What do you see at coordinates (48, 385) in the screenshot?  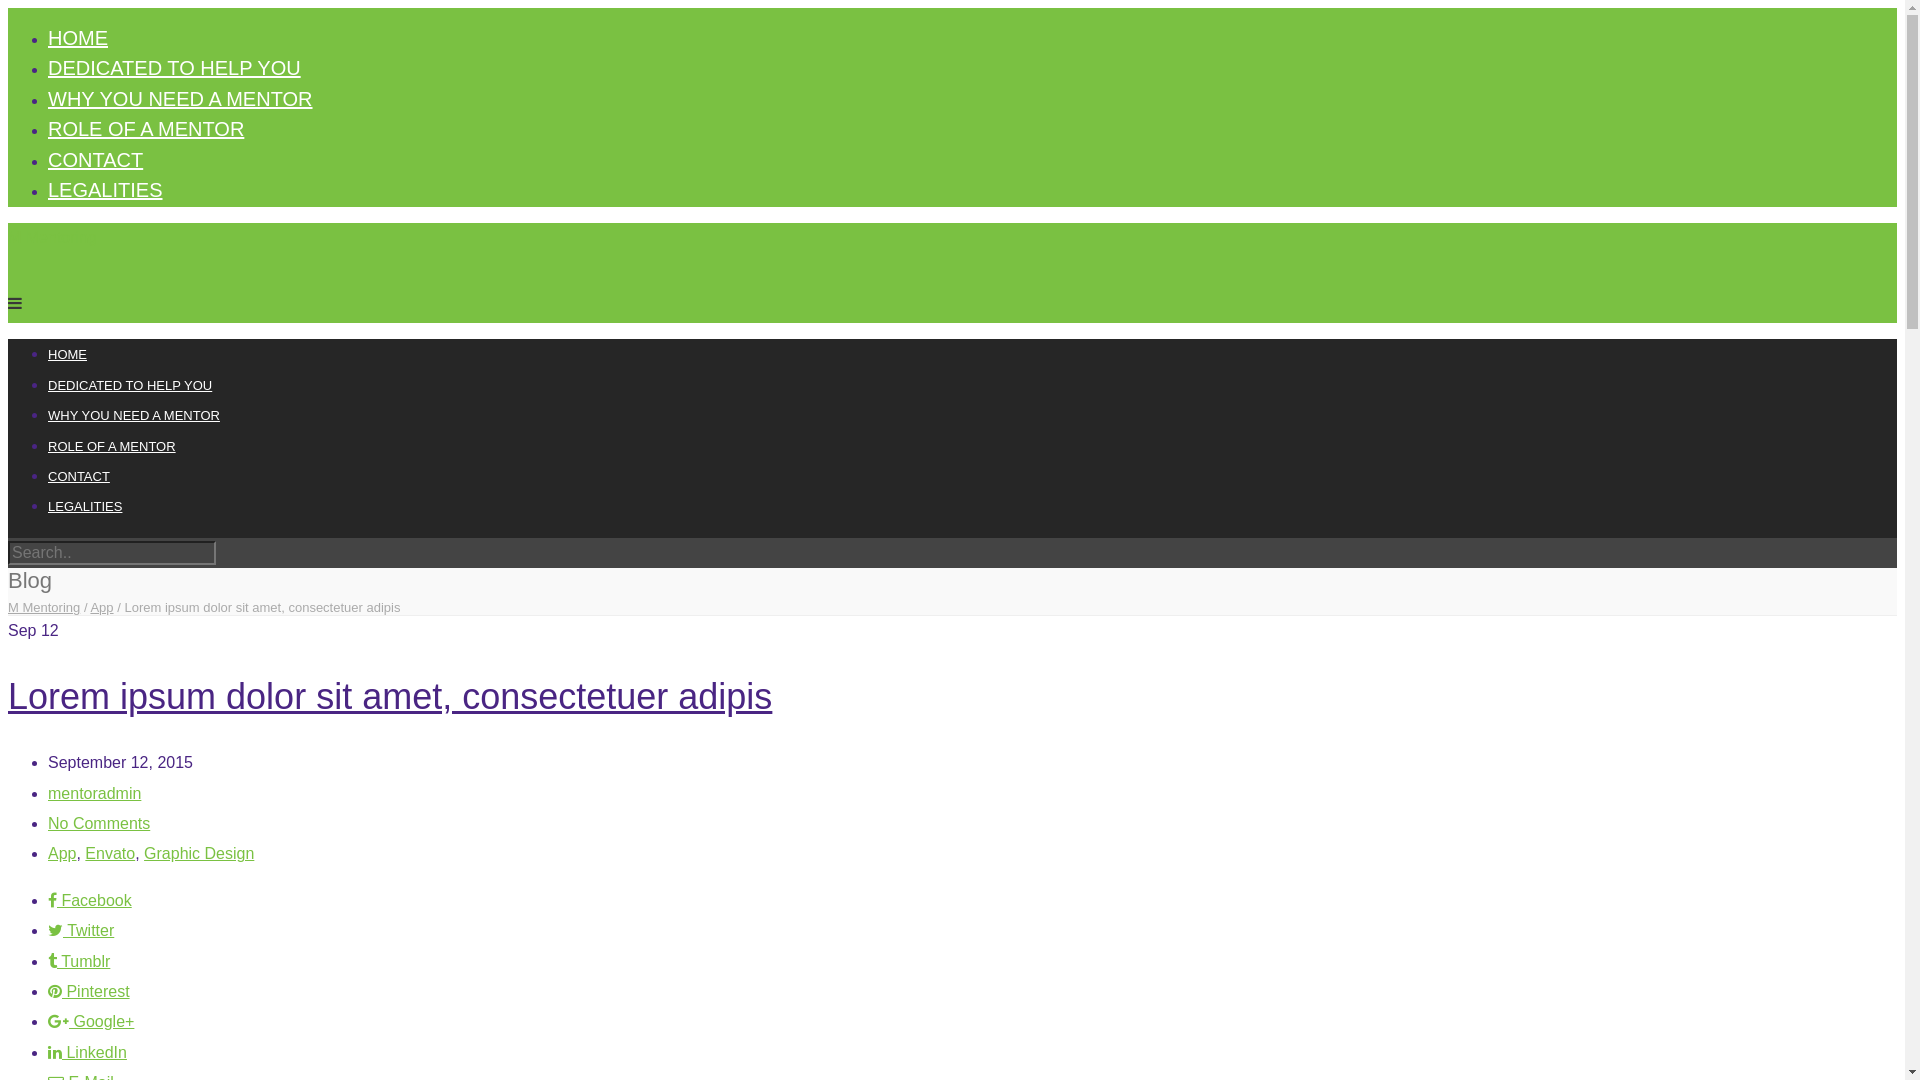 I see `'DEDICATED TO HELP YOU'` at bounding box center [48, 385].